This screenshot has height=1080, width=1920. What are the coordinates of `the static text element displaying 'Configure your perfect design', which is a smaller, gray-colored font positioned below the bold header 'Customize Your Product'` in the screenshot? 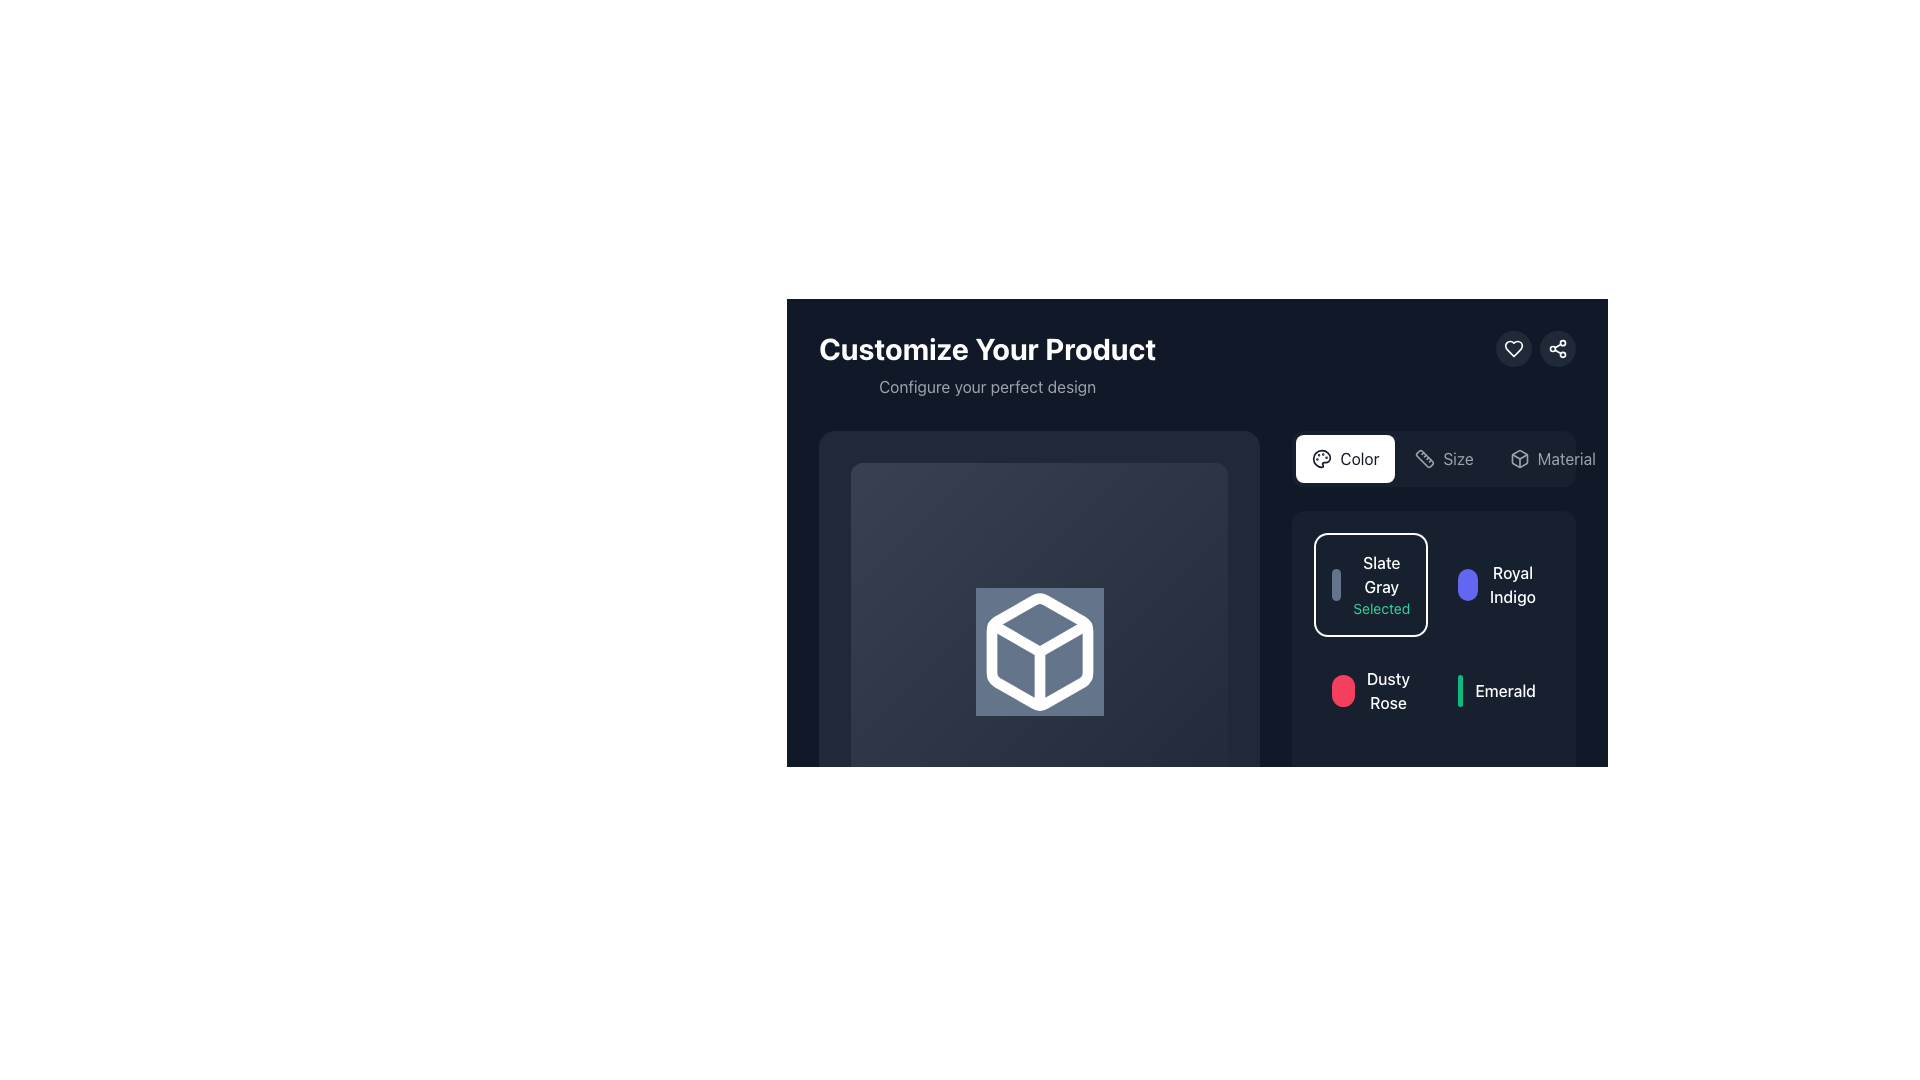 It's located at (987, 386).